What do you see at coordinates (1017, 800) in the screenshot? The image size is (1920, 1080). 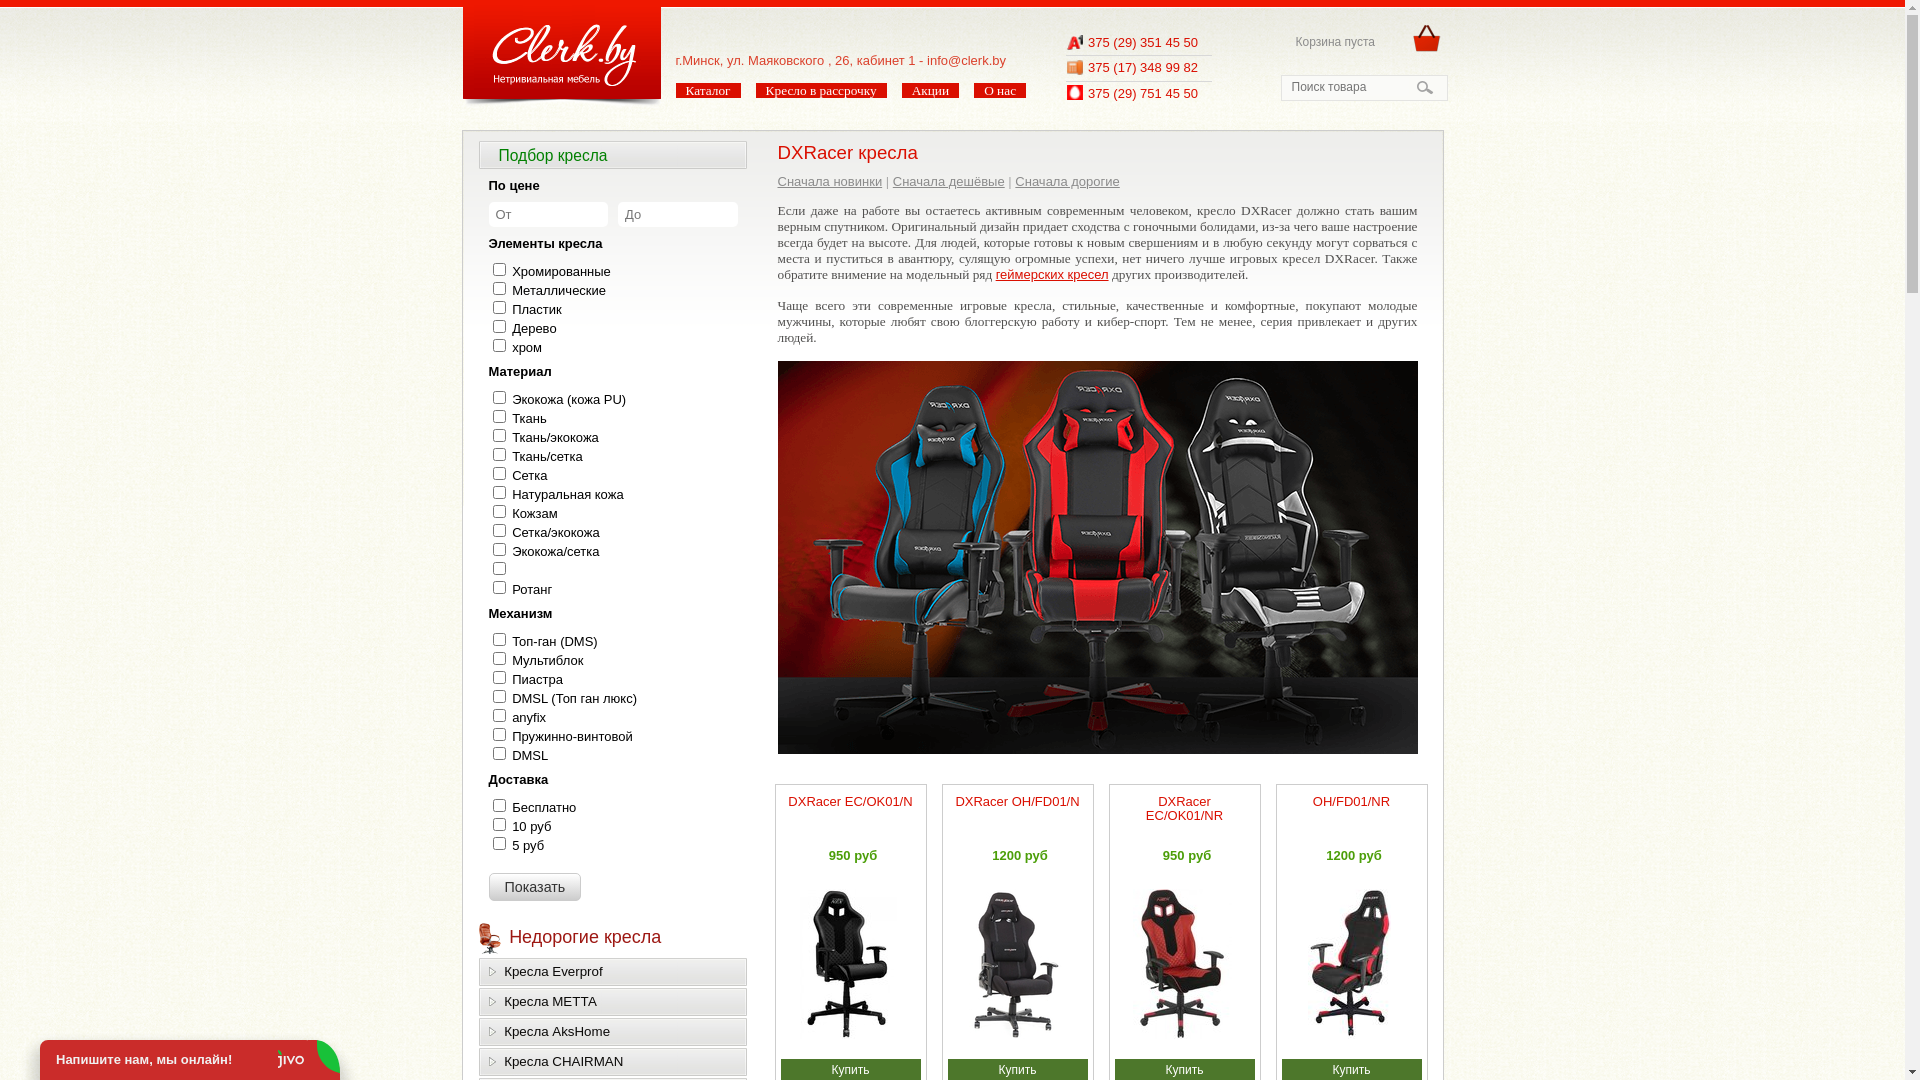 I see `'DXRacer OH/FD01/N'` at bounding box center [1017, 800].